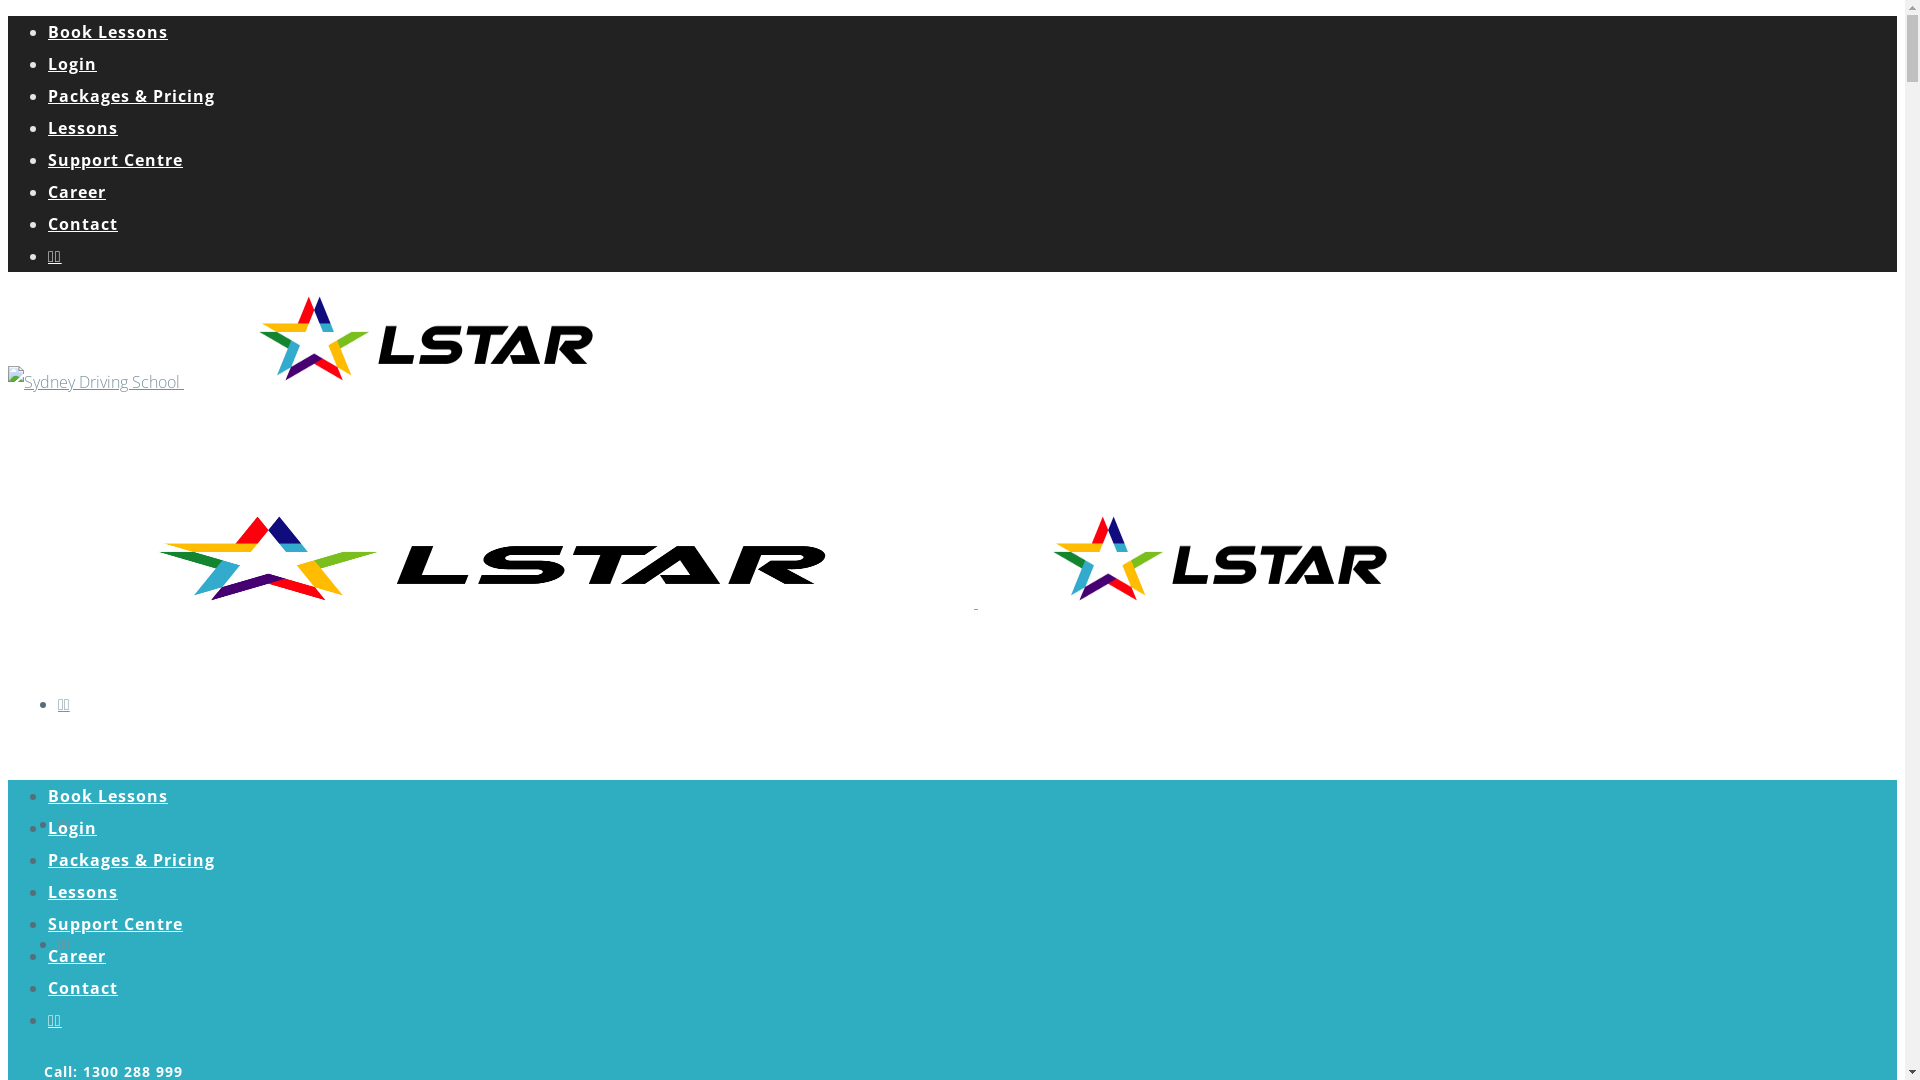  I want to click on 'Lessons', so click(81, 127).